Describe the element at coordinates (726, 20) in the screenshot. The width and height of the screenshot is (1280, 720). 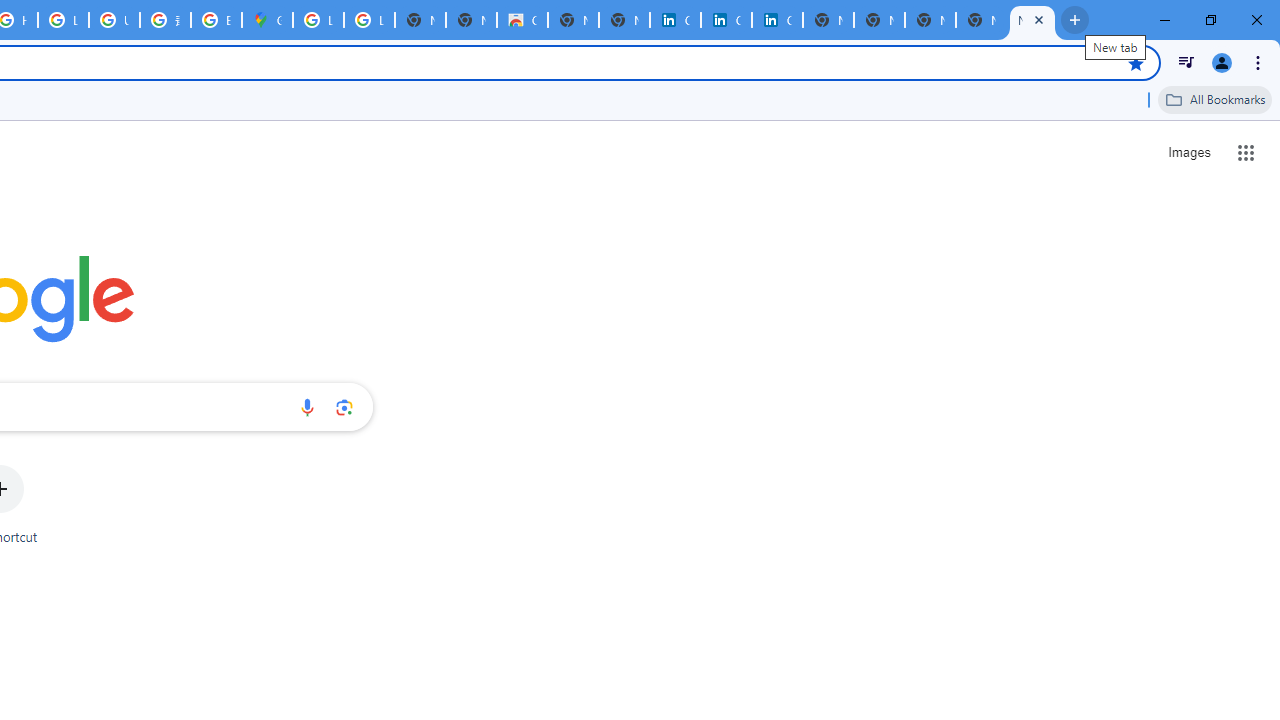
I see `'Cookie Policy | LinkedIn'` at that location.